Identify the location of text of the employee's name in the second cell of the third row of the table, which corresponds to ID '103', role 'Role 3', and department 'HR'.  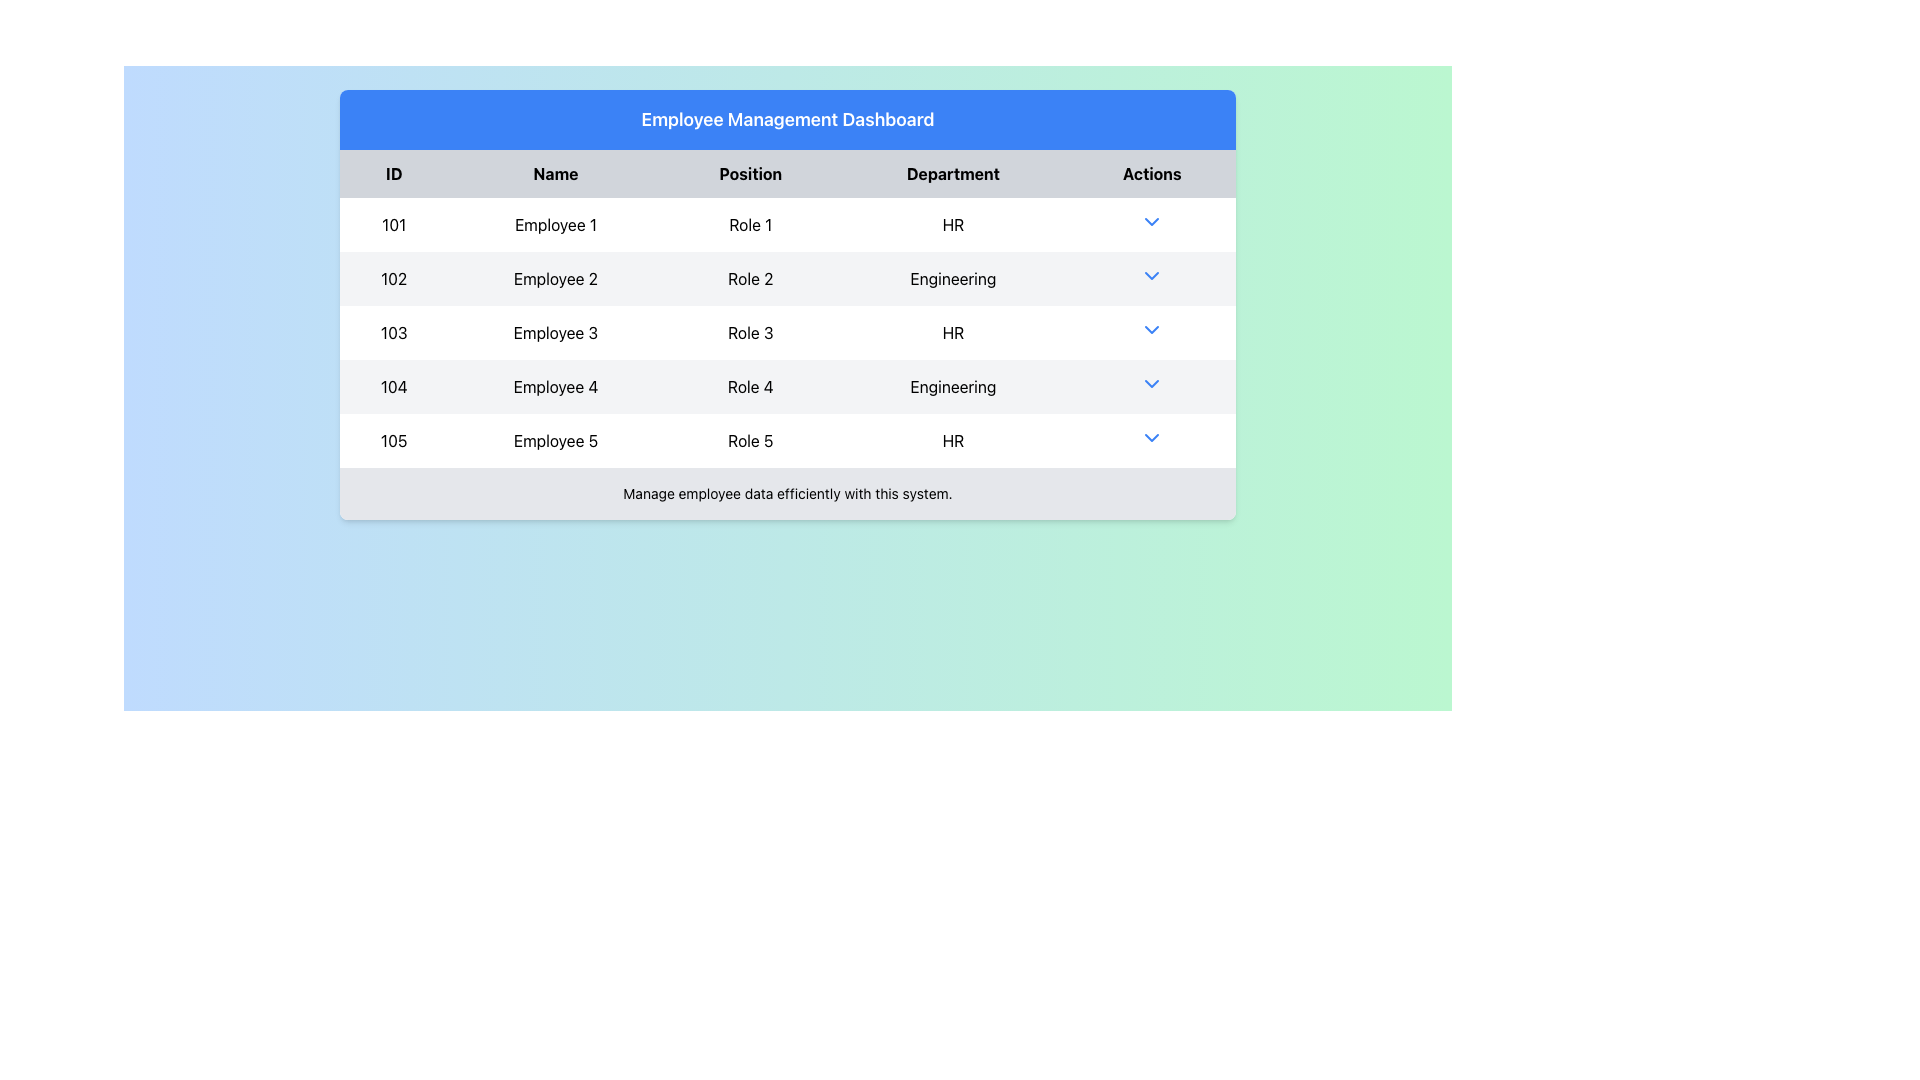
(556, 331).